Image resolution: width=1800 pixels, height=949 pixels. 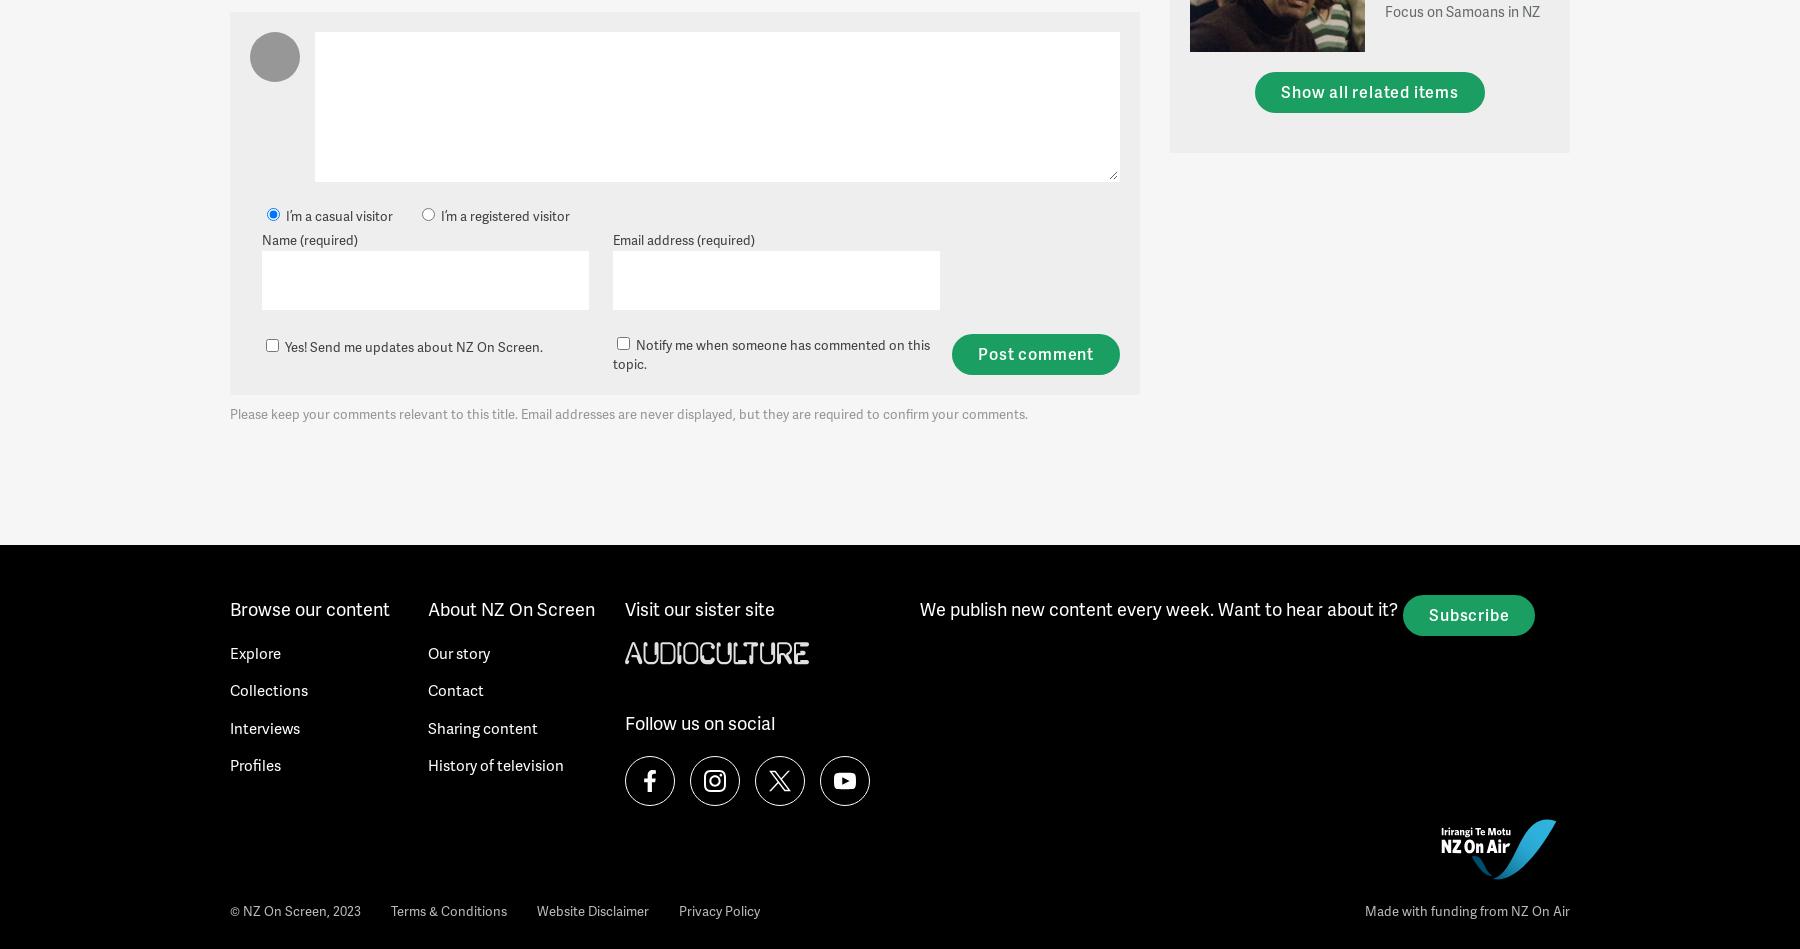 I want to click on 'Made with funding from NZ On Air', so click(x=1467, y=908).